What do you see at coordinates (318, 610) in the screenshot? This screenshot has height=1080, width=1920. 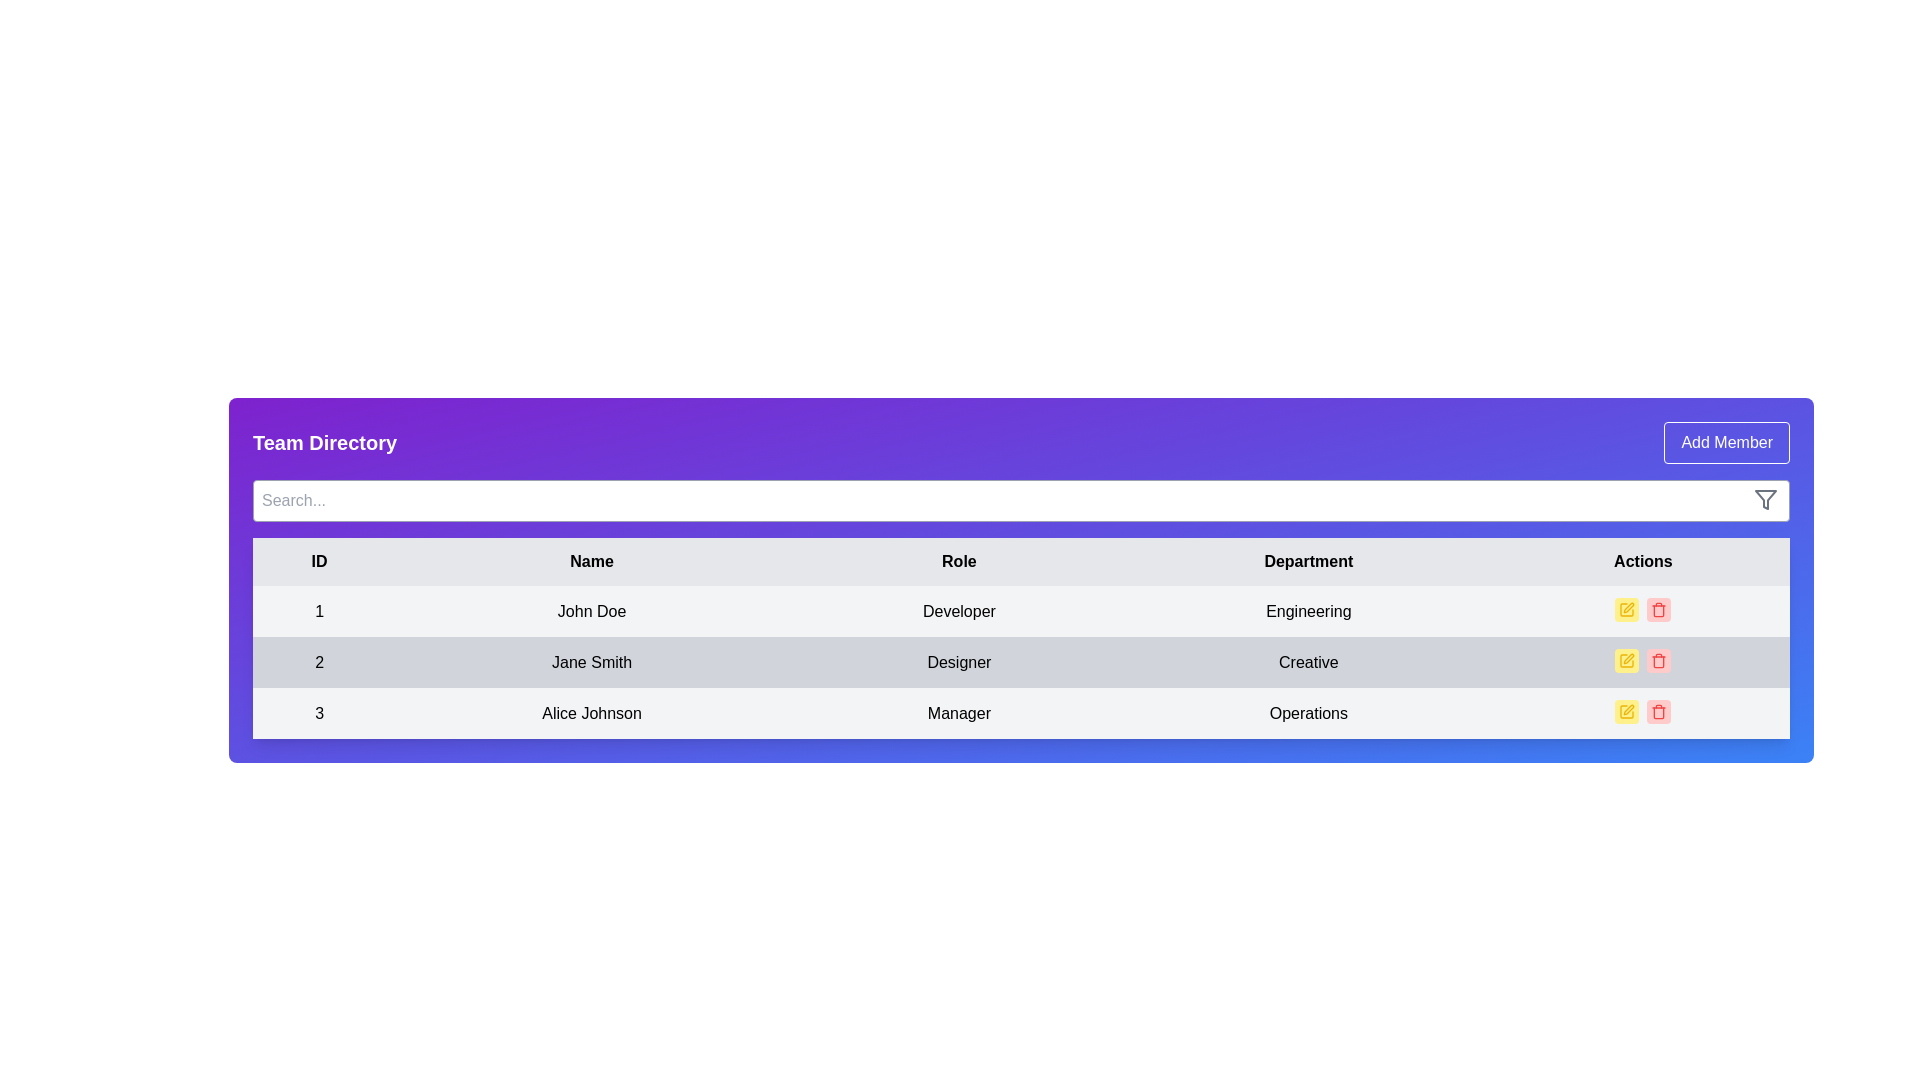 I see `the bold text displaying '1' in the first row of the table under the 'ID' column` at bounding box center [318, 610].